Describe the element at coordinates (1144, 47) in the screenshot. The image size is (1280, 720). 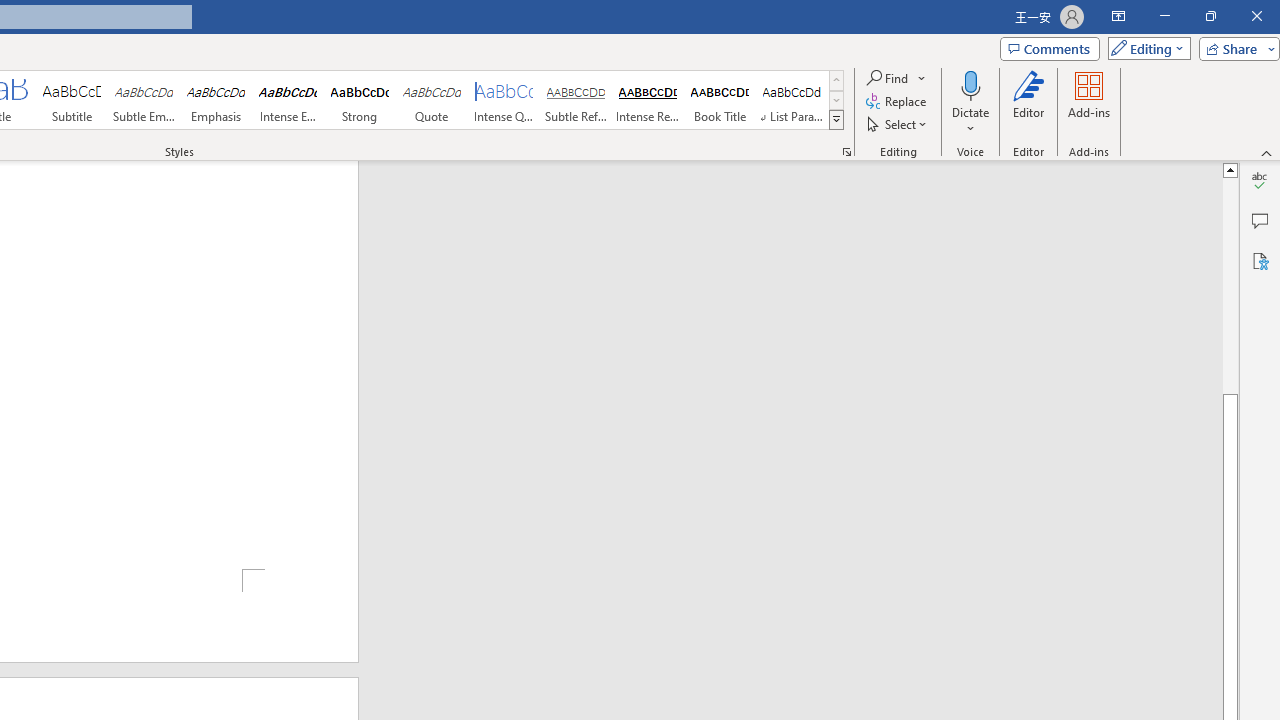
I see `'Editing'` at that location.